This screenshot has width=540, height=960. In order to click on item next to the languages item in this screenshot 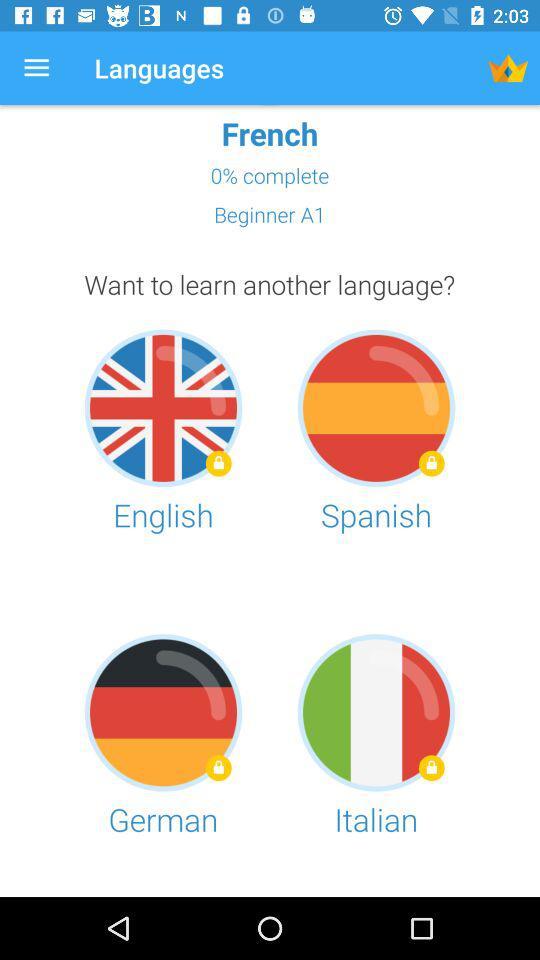, I will do `click(36, 68)`.